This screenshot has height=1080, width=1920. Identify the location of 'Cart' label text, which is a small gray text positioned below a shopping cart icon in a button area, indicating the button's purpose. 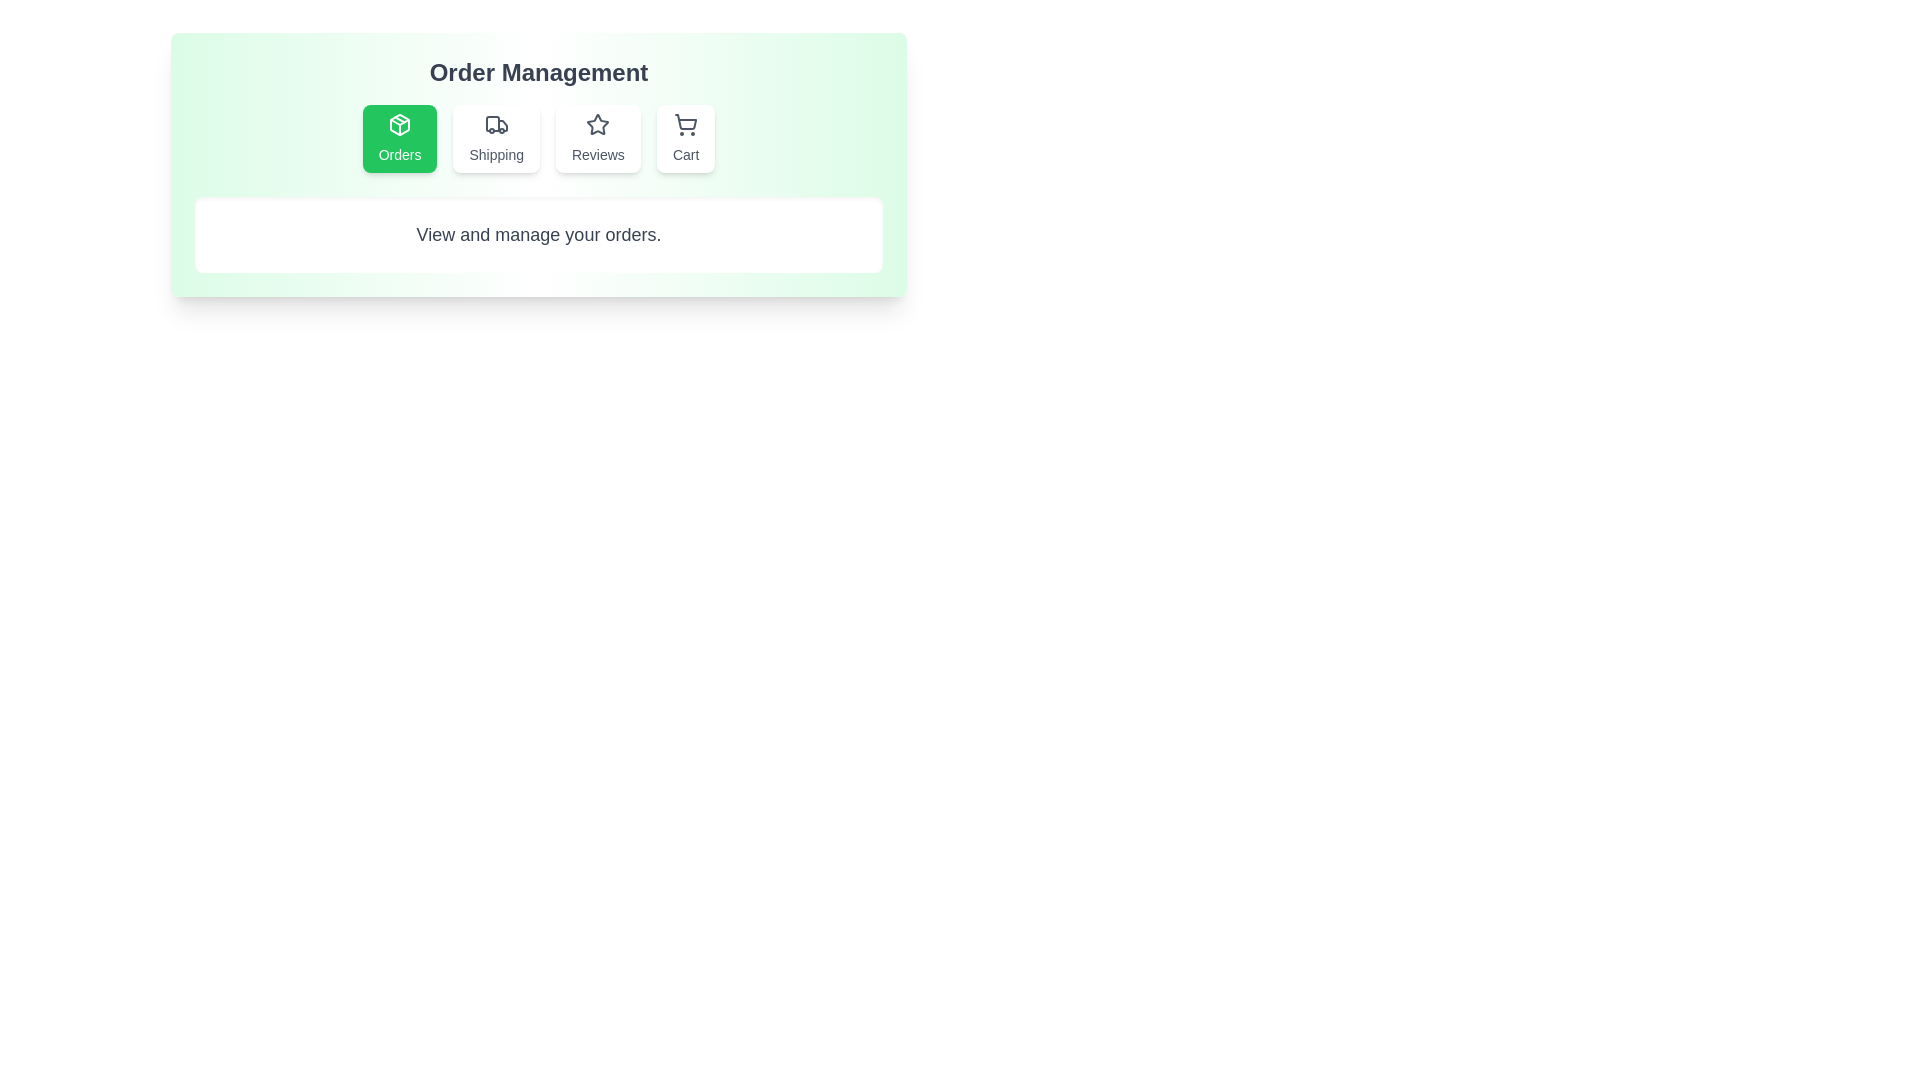
(686, 153).